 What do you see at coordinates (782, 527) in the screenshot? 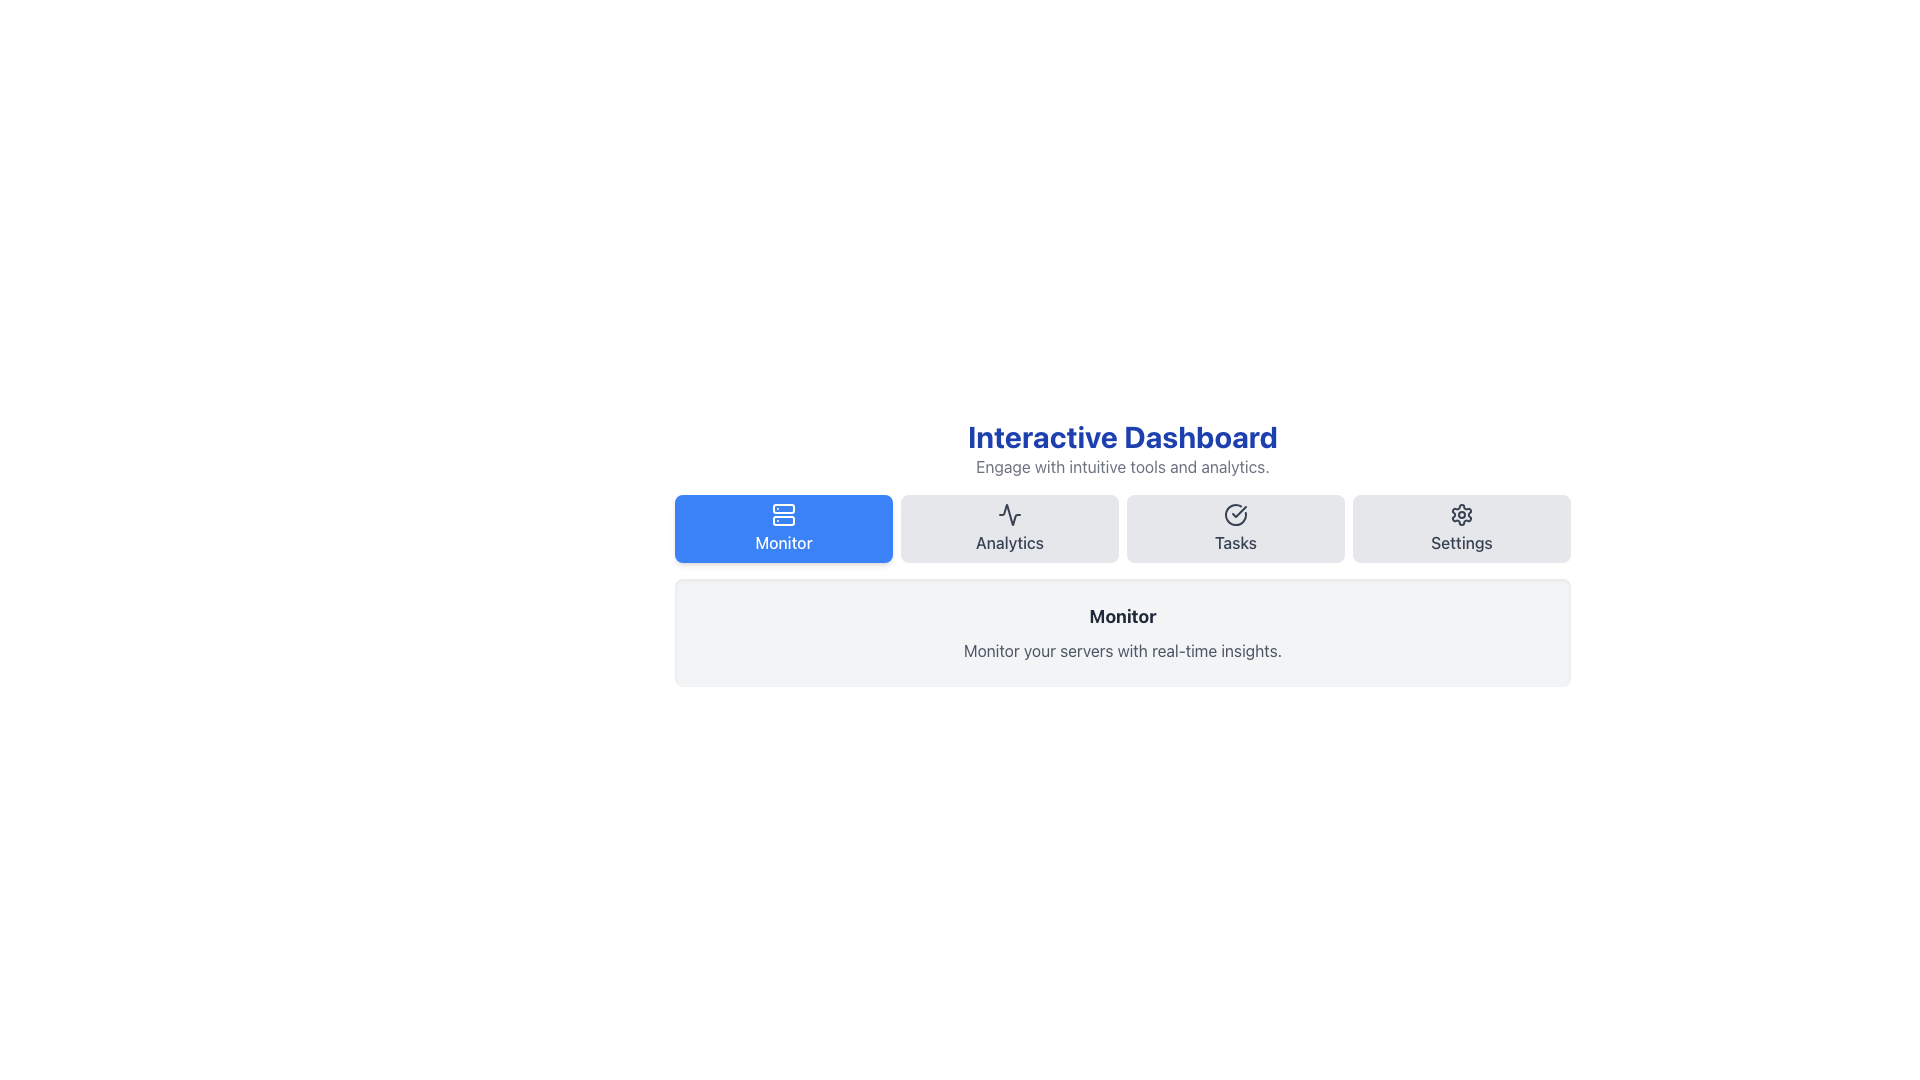
I see `the 'Monitor' button, which is the first in a row of four buttons beneath the 'Interactive Dashboard' title, featuring an icon of stacked server racks and text on a blue background` at bounding box center [782, 527].